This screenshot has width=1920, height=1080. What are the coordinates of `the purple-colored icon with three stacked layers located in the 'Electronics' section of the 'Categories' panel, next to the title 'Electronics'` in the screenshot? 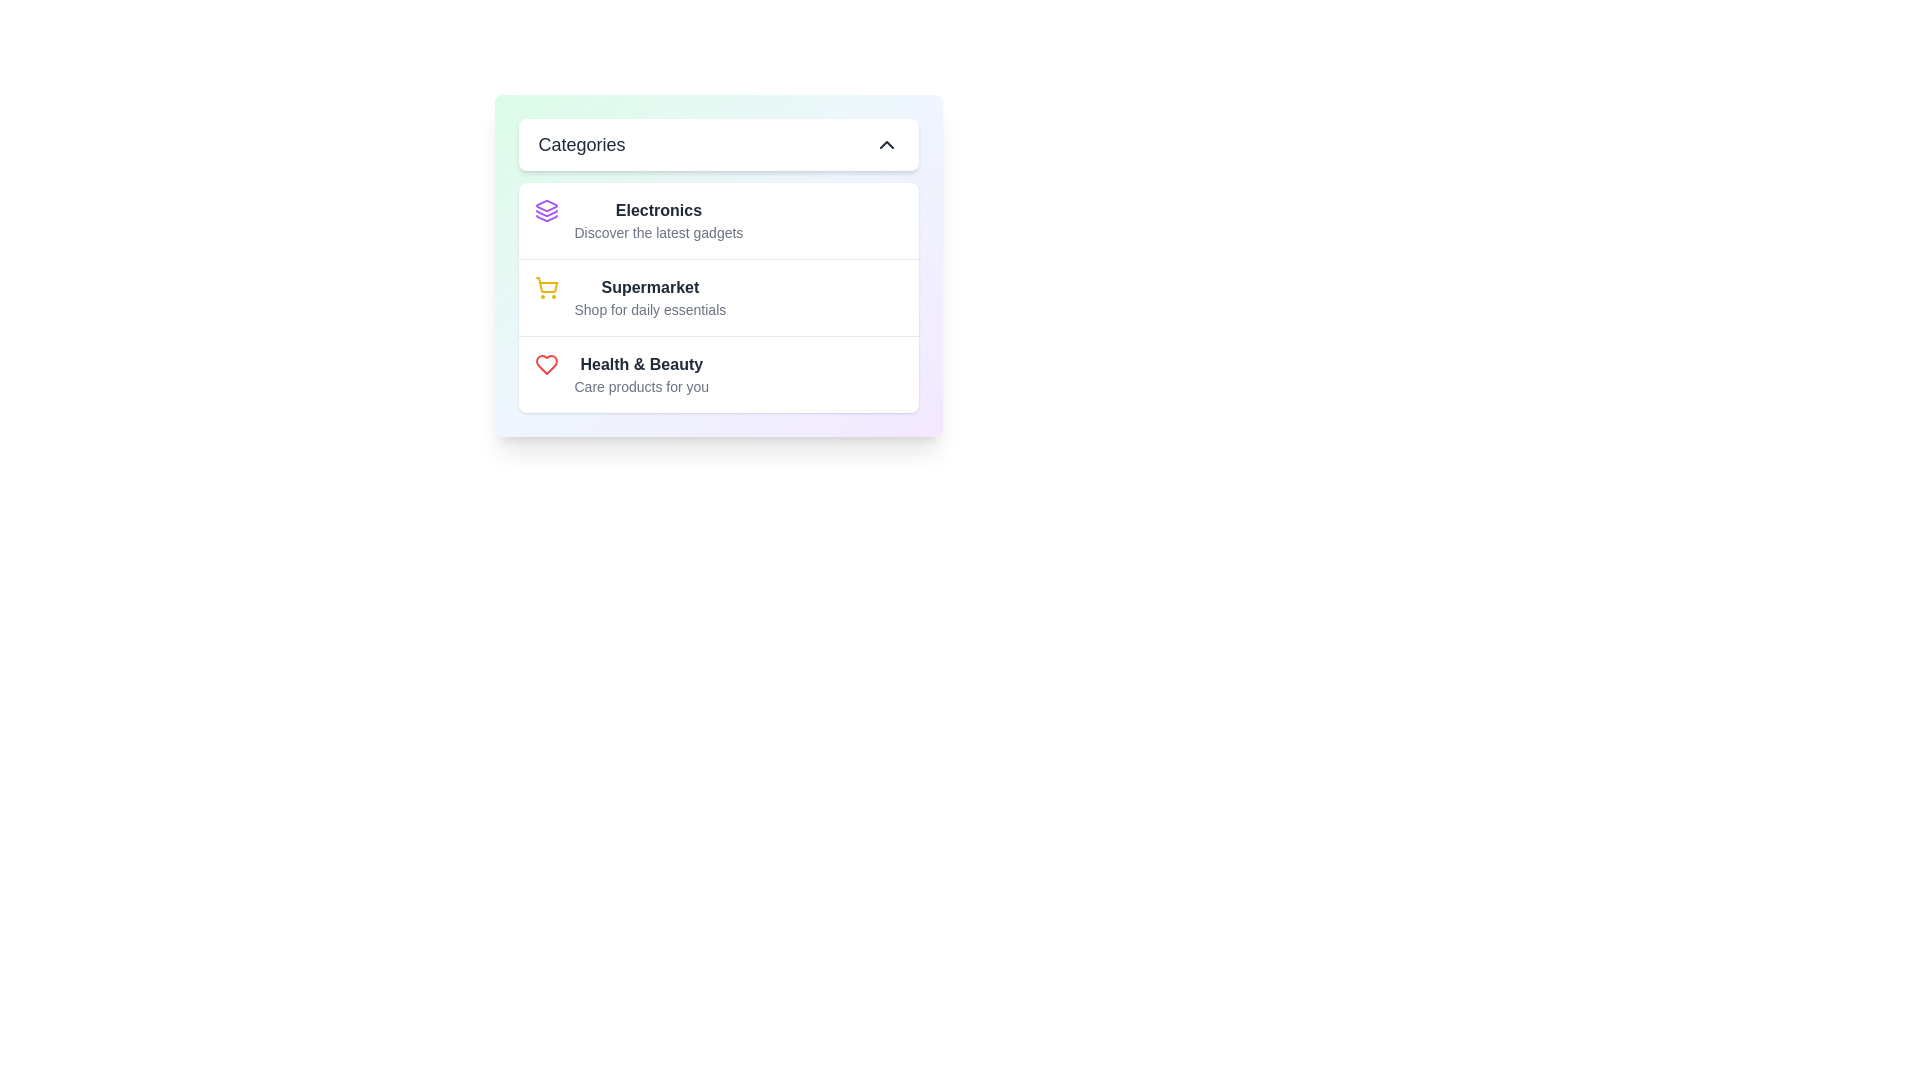 It's located at (546, 211).